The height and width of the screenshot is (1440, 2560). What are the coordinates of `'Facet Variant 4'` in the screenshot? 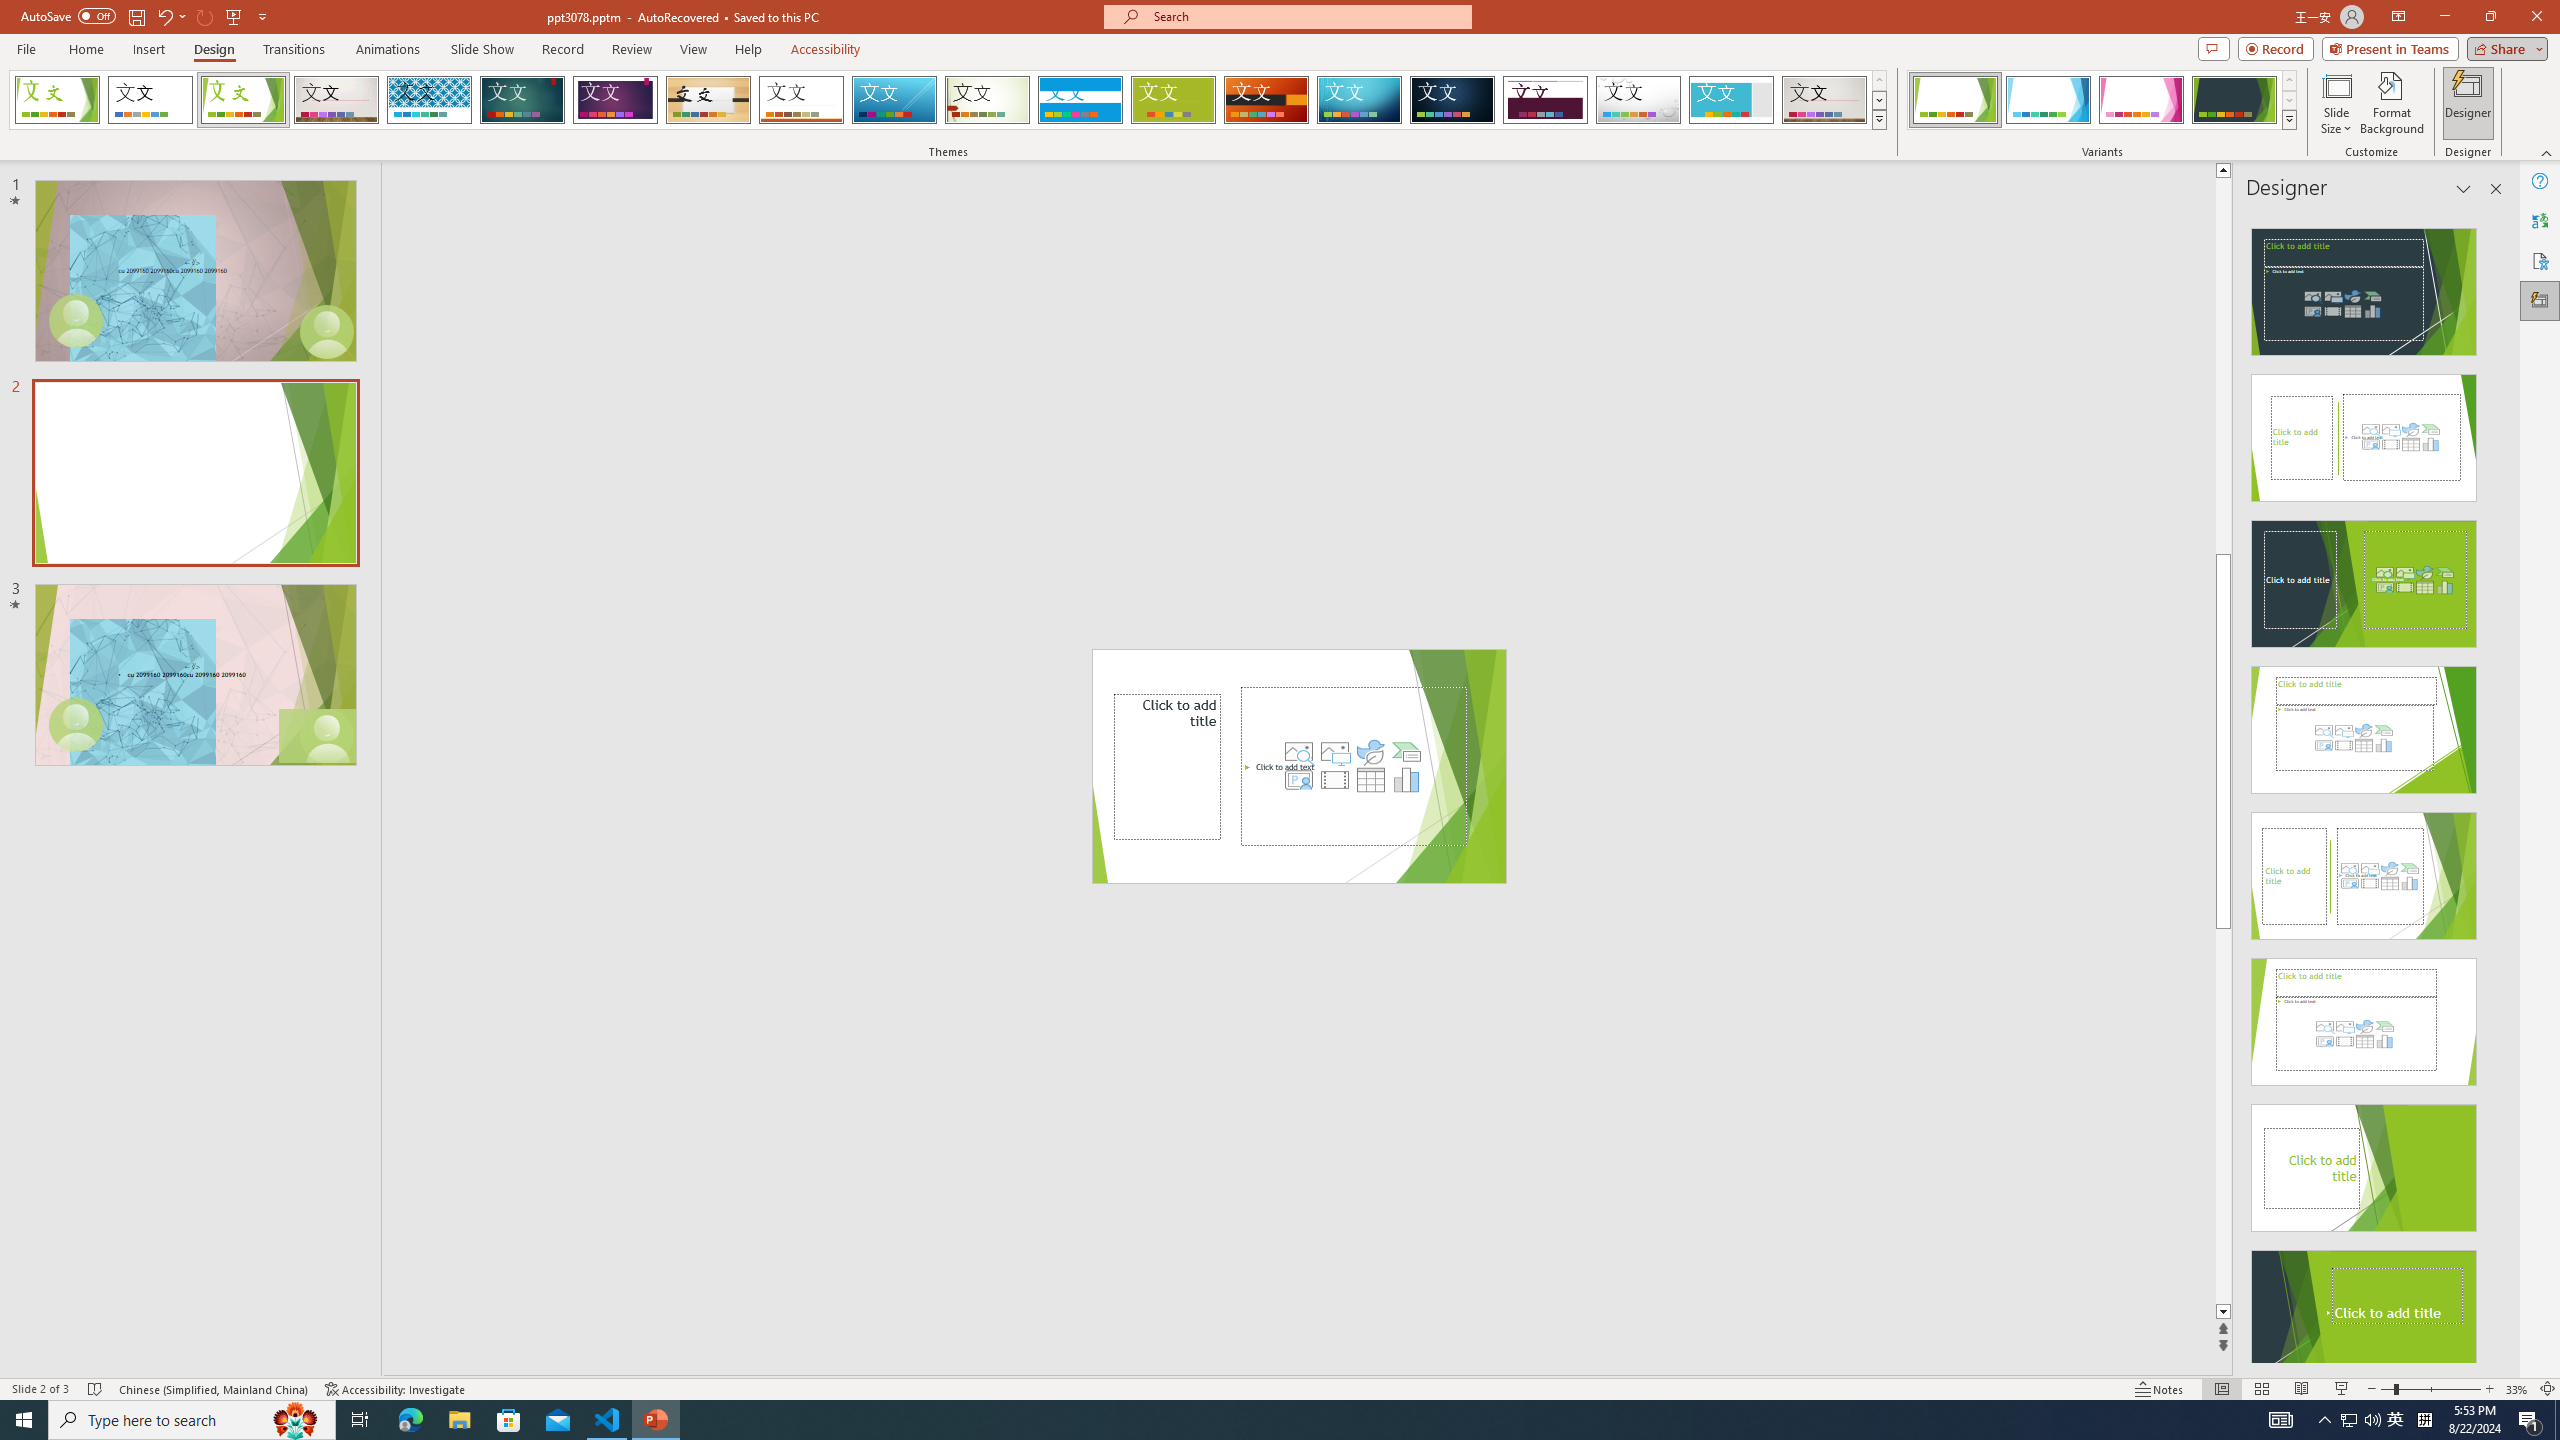 It's located at (2233, 99).